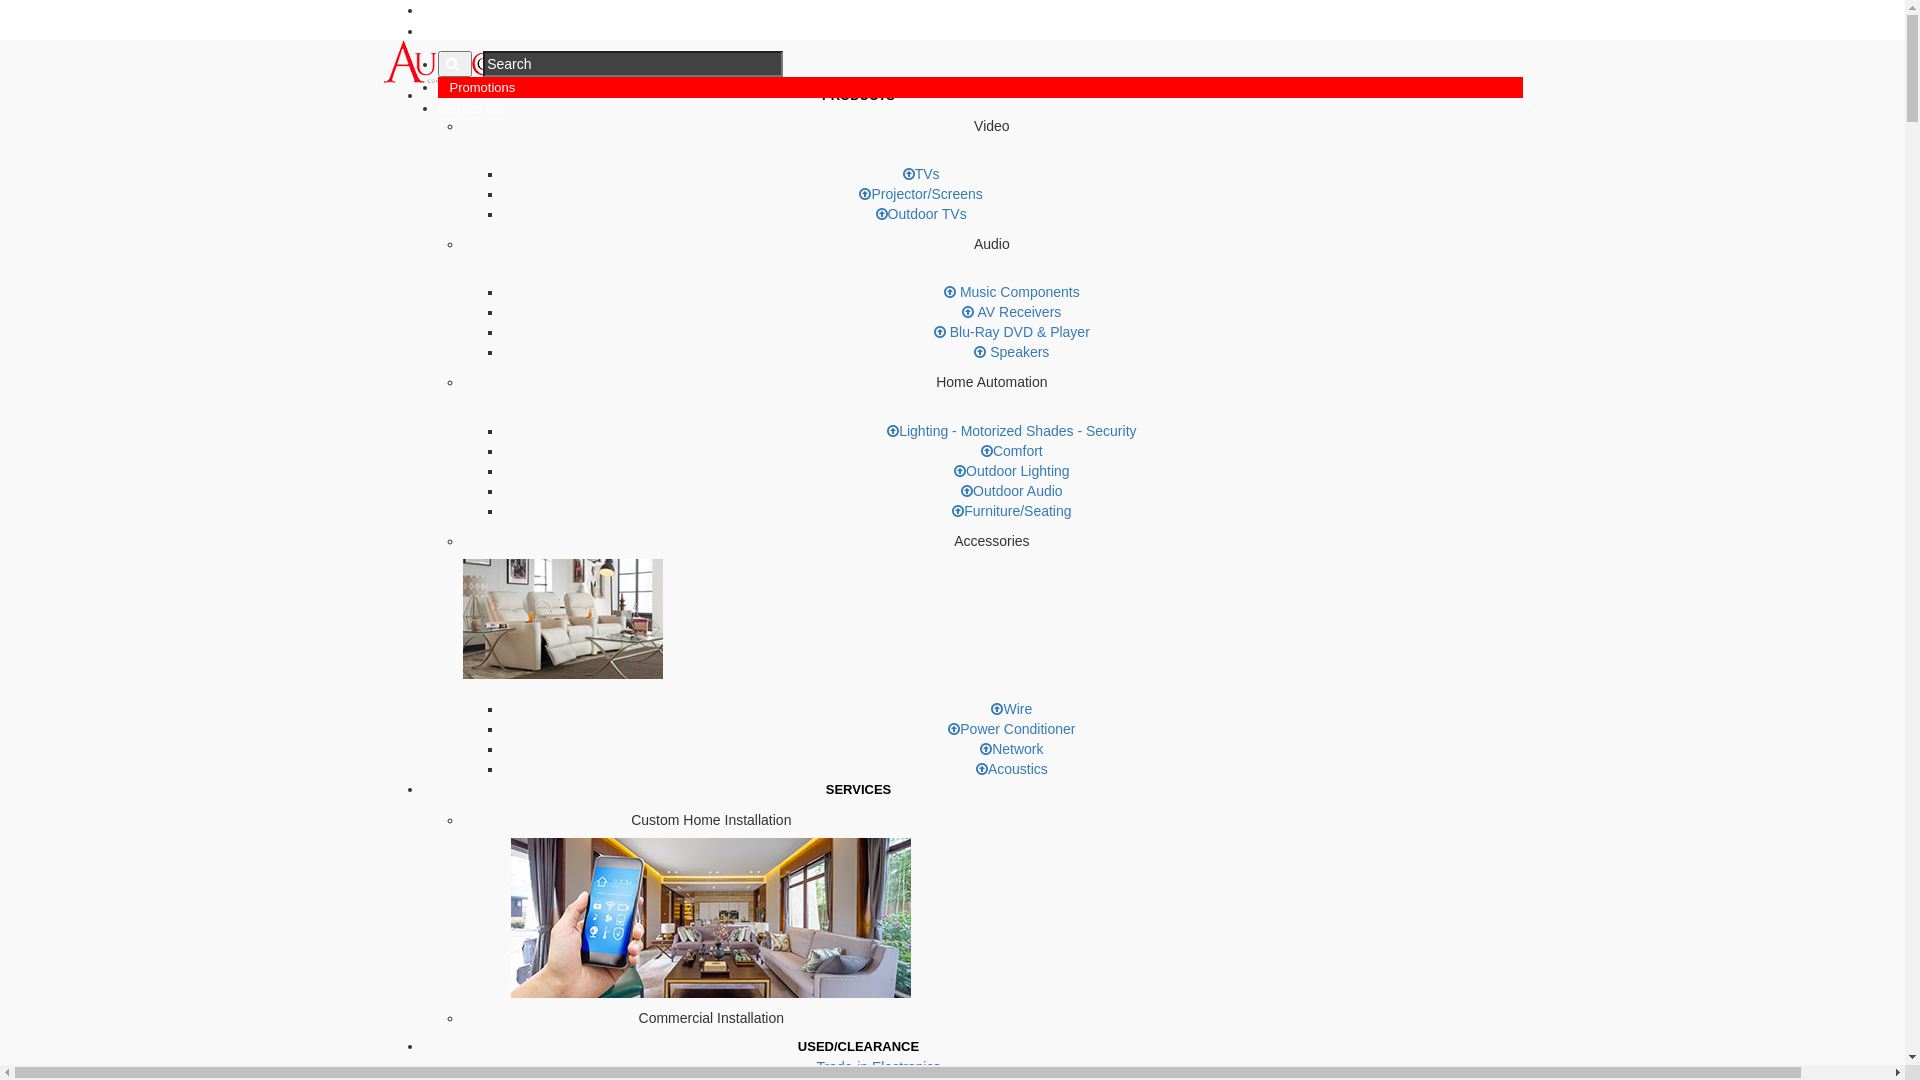 This screenshot has width=1920, height=1080. What do you see at coordinates (1011, 509) in the screenshot?
I see `'Furniture/Seating'` at bounding box center [1011, 509].